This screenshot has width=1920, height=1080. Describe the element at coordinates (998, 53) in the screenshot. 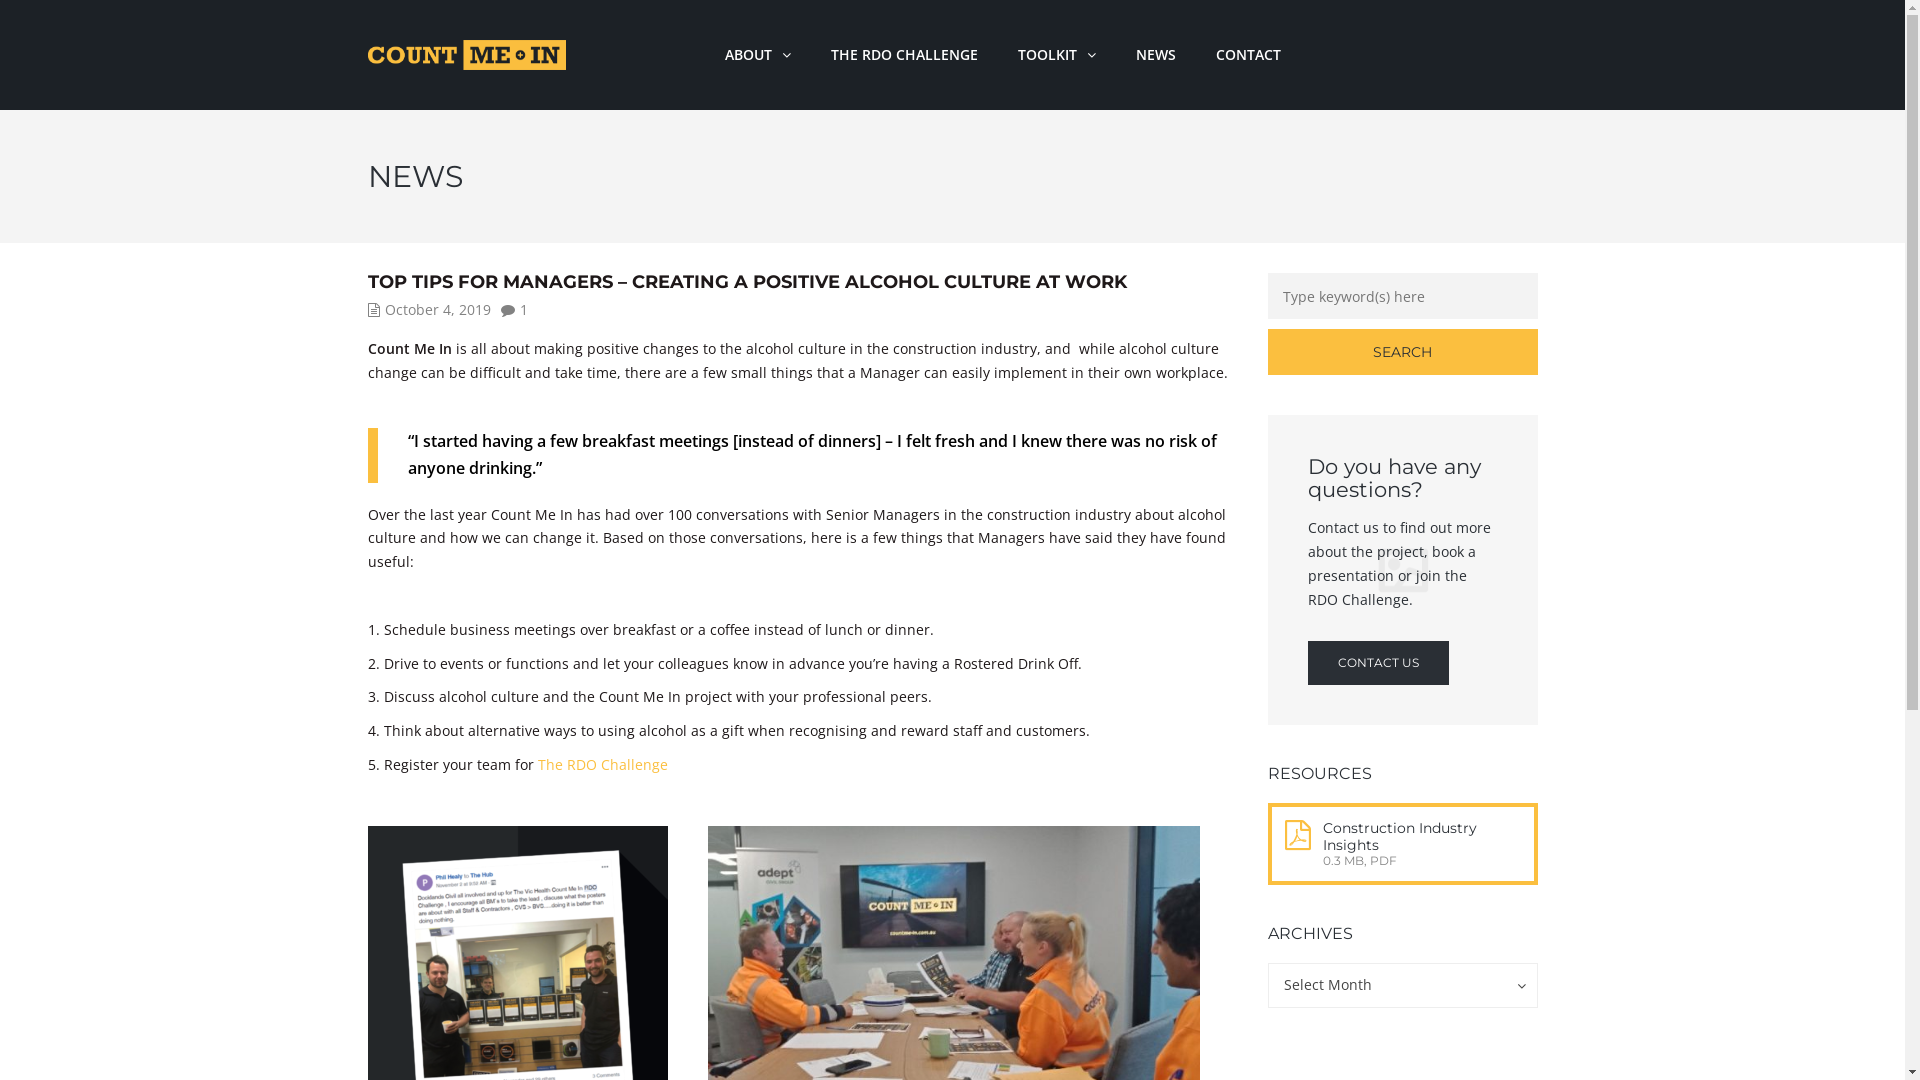

I see `'TOOLKIT'` at that location.